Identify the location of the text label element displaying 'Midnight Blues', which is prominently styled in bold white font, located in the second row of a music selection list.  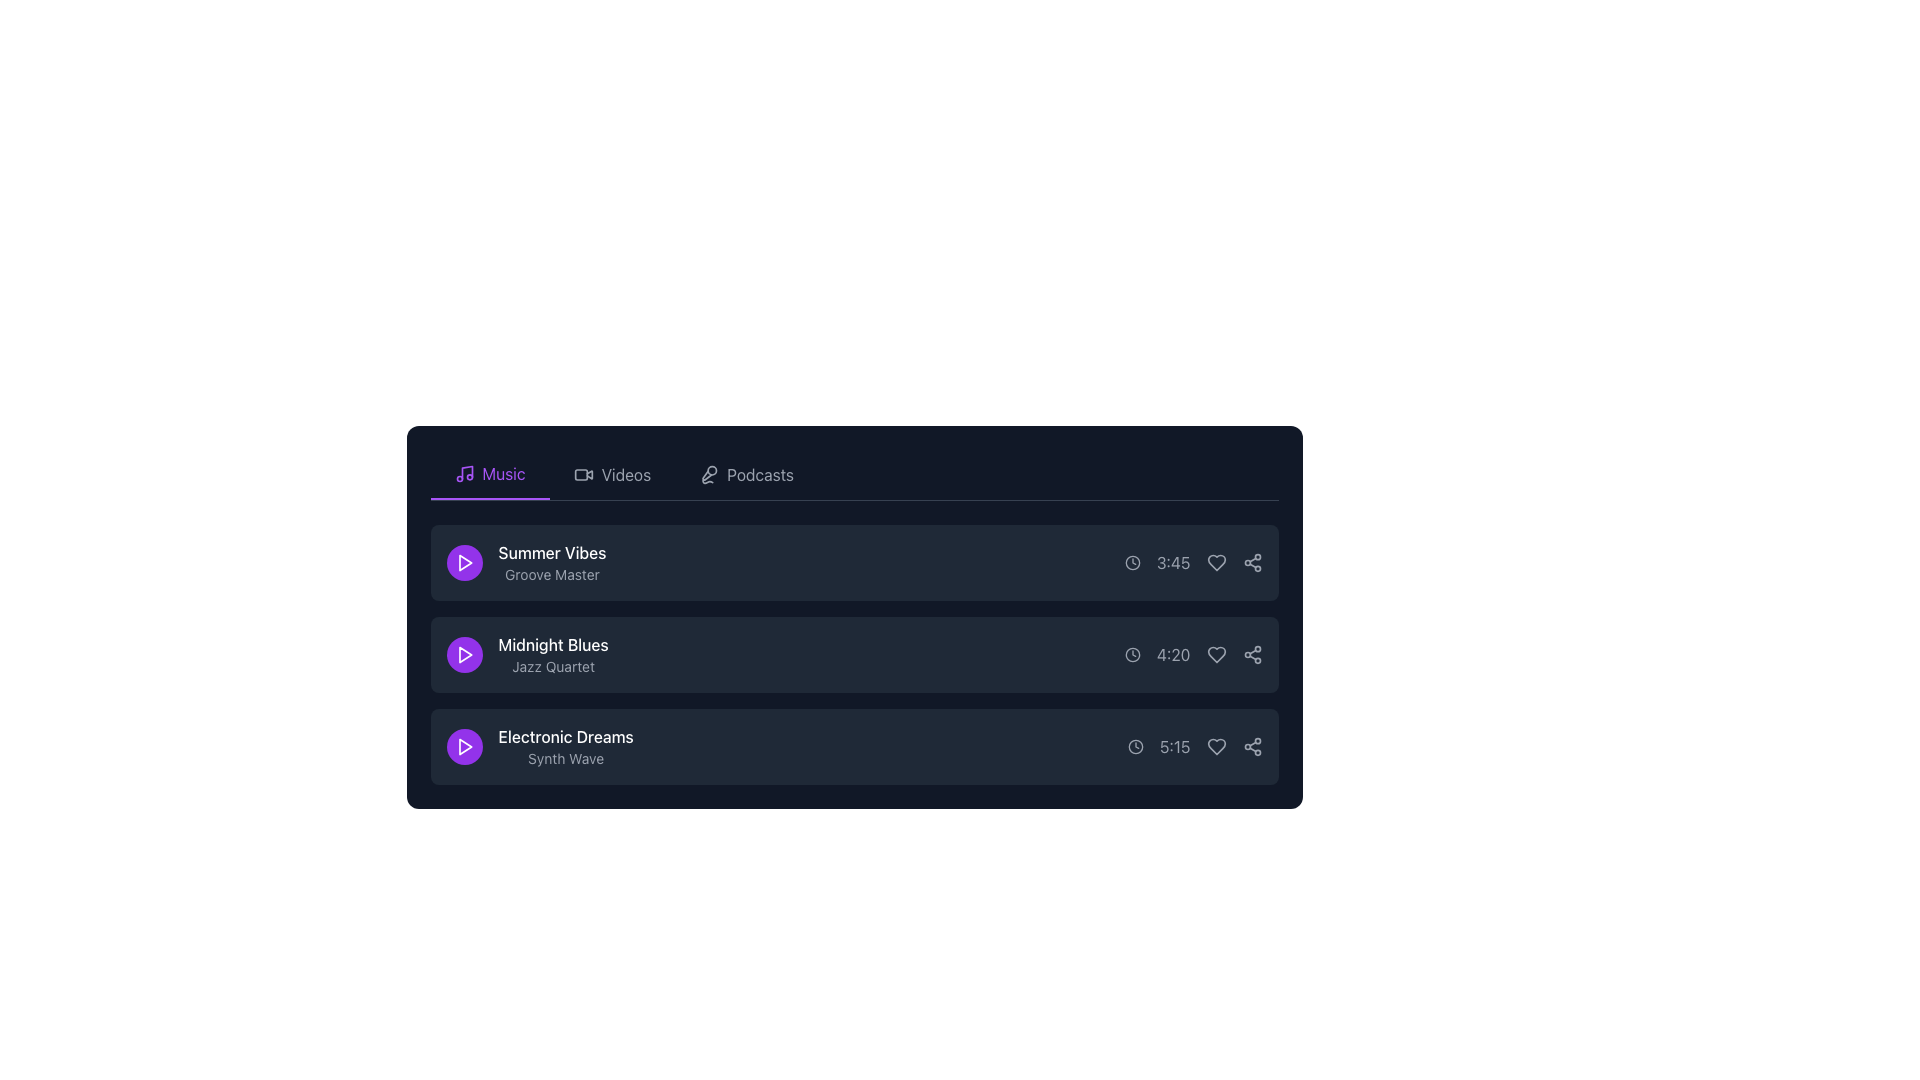
(553, 644).